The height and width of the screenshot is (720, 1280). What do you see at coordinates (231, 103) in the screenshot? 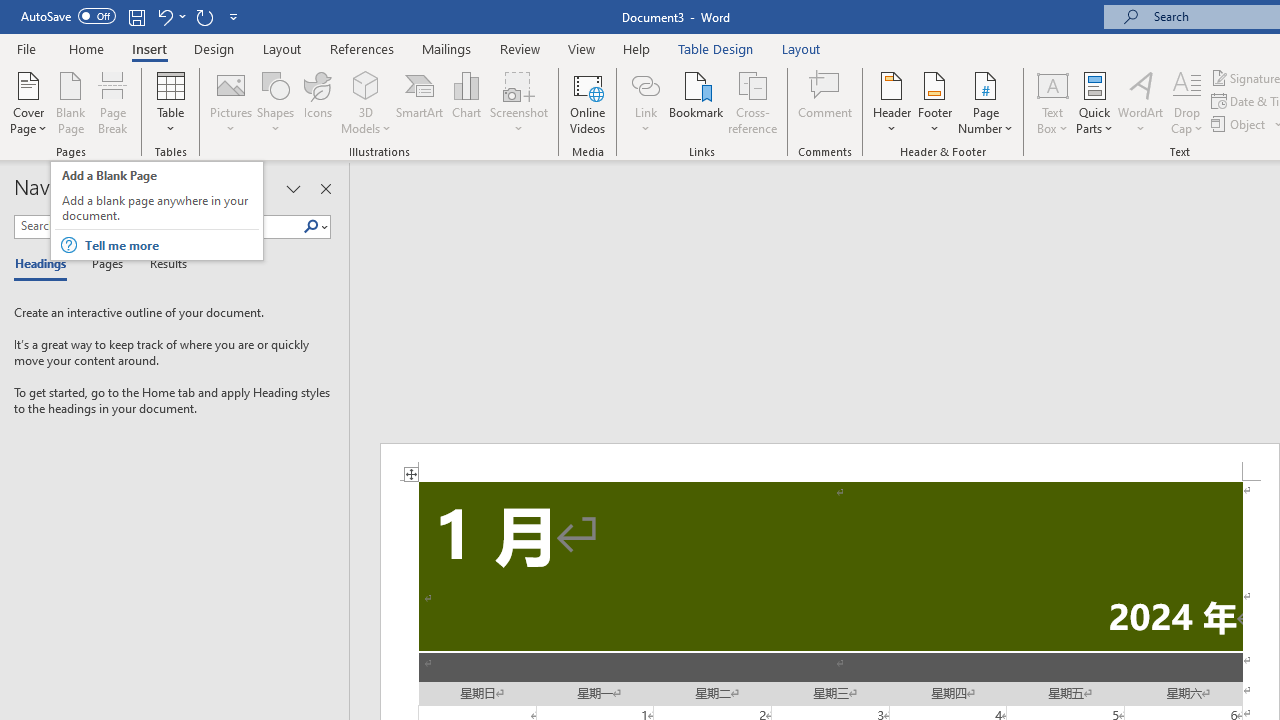
I see `'Pictures'` at bounding box center [231, 103].